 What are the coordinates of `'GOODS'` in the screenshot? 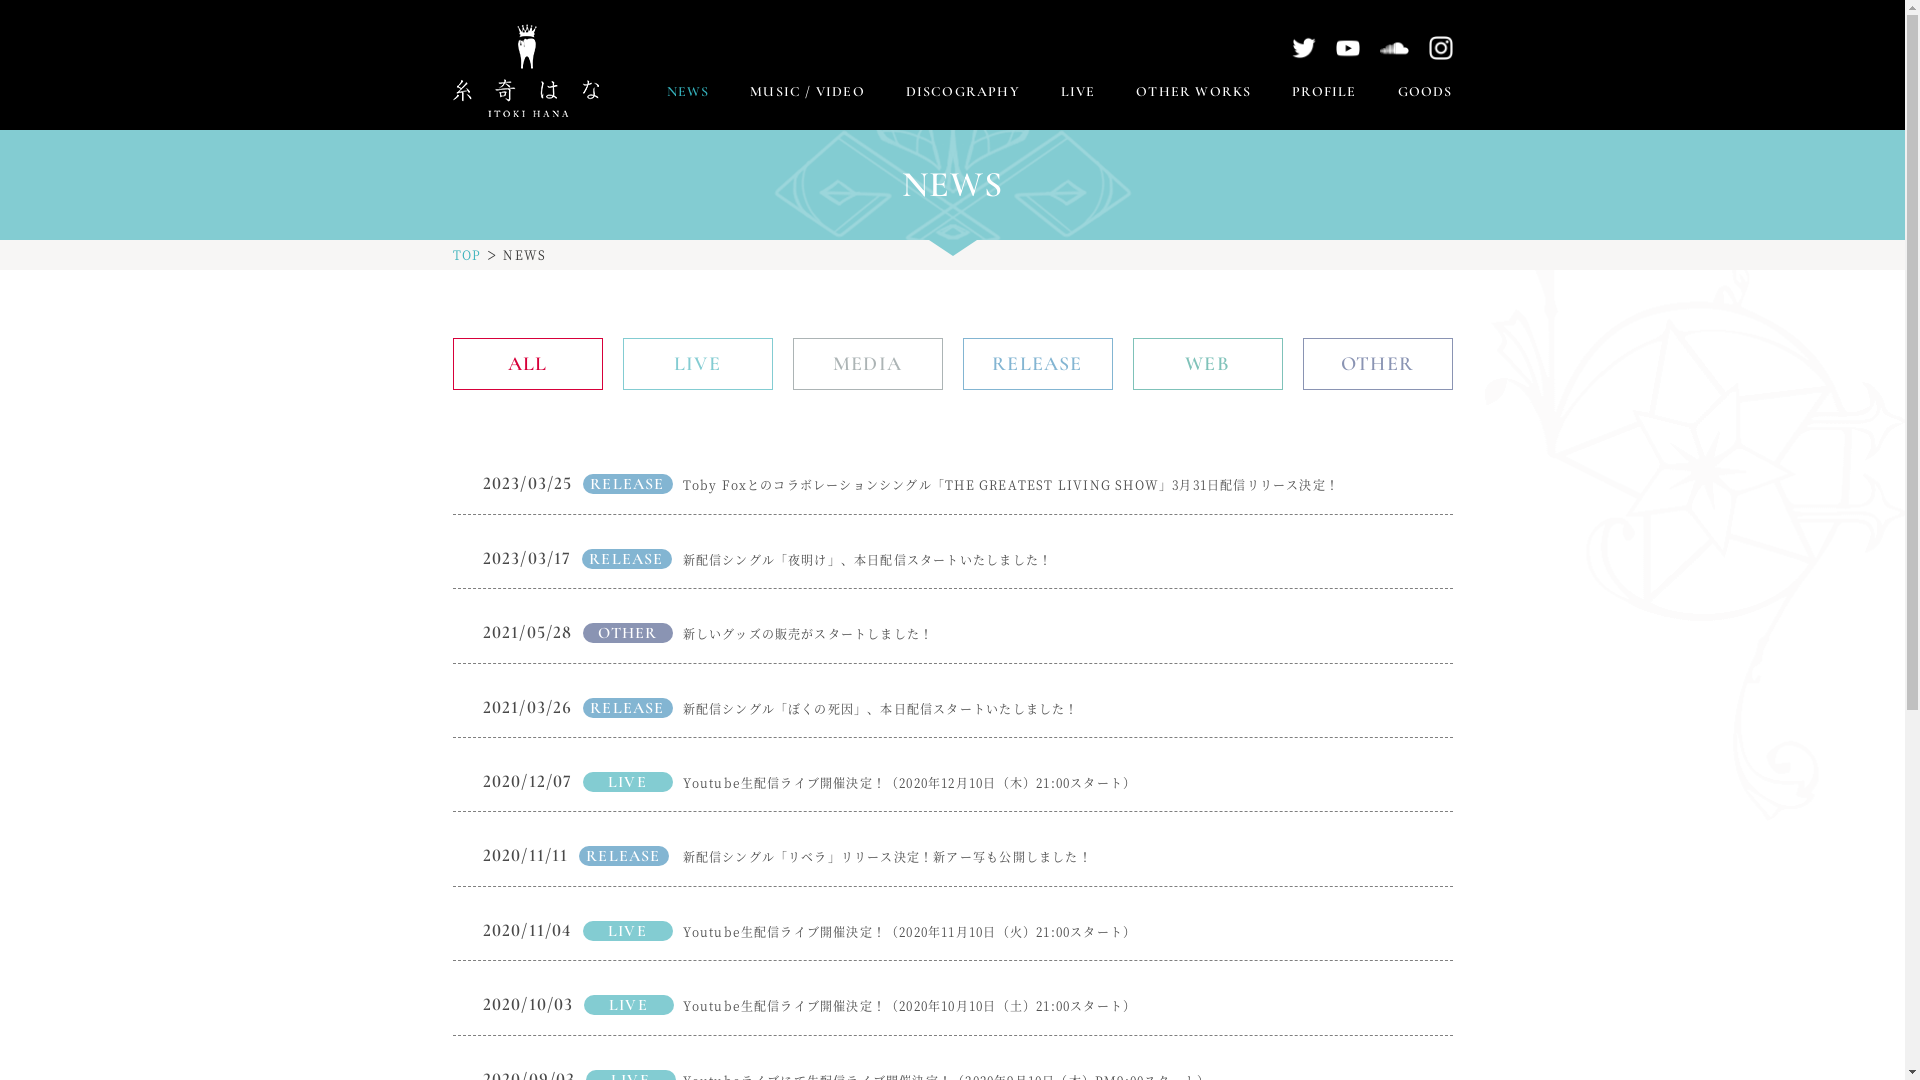 It's located at (1424, 91).